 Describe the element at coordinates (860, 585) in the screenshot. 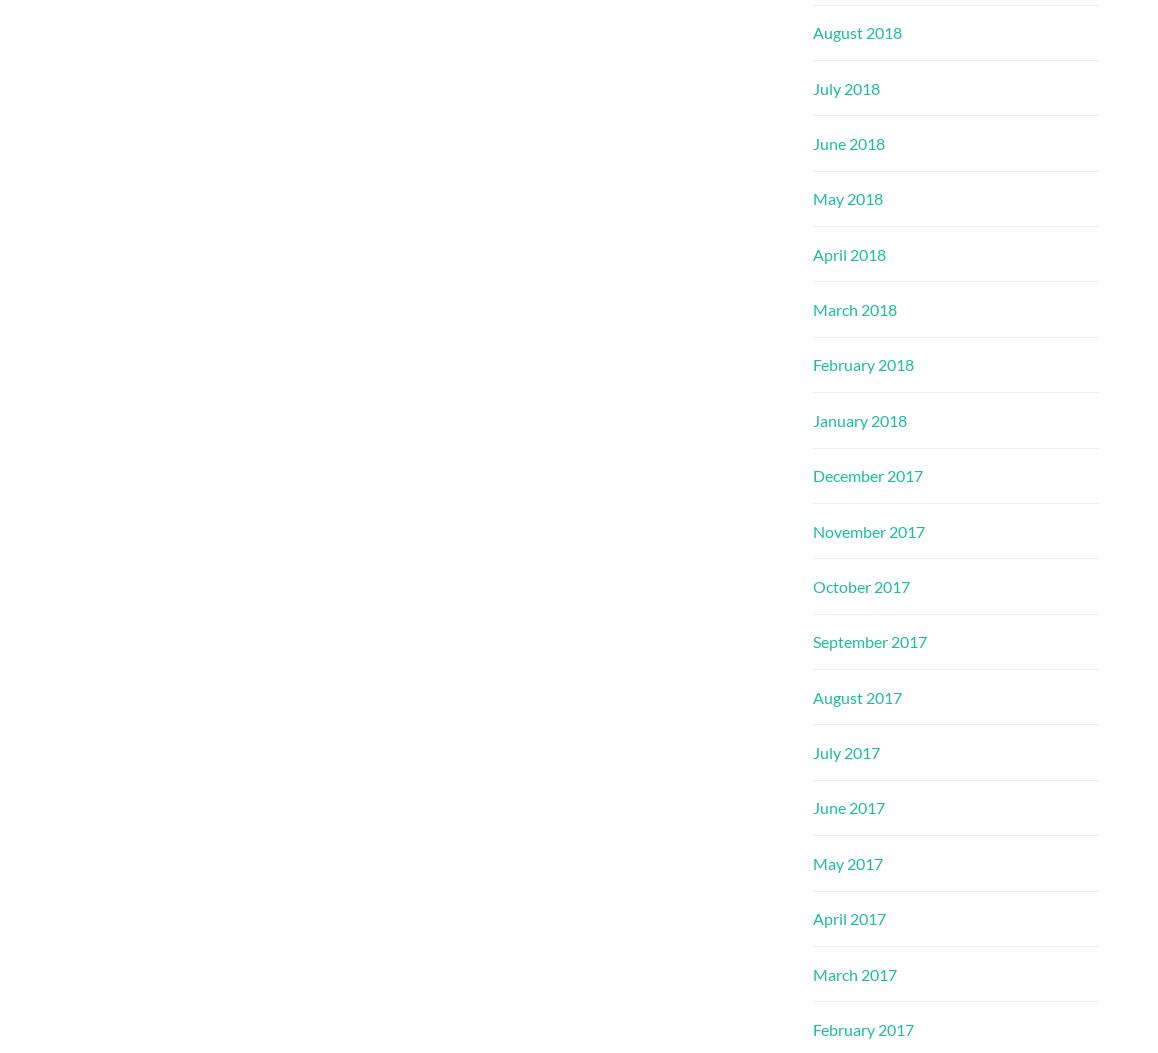

I see `'October 2017'` at that location.